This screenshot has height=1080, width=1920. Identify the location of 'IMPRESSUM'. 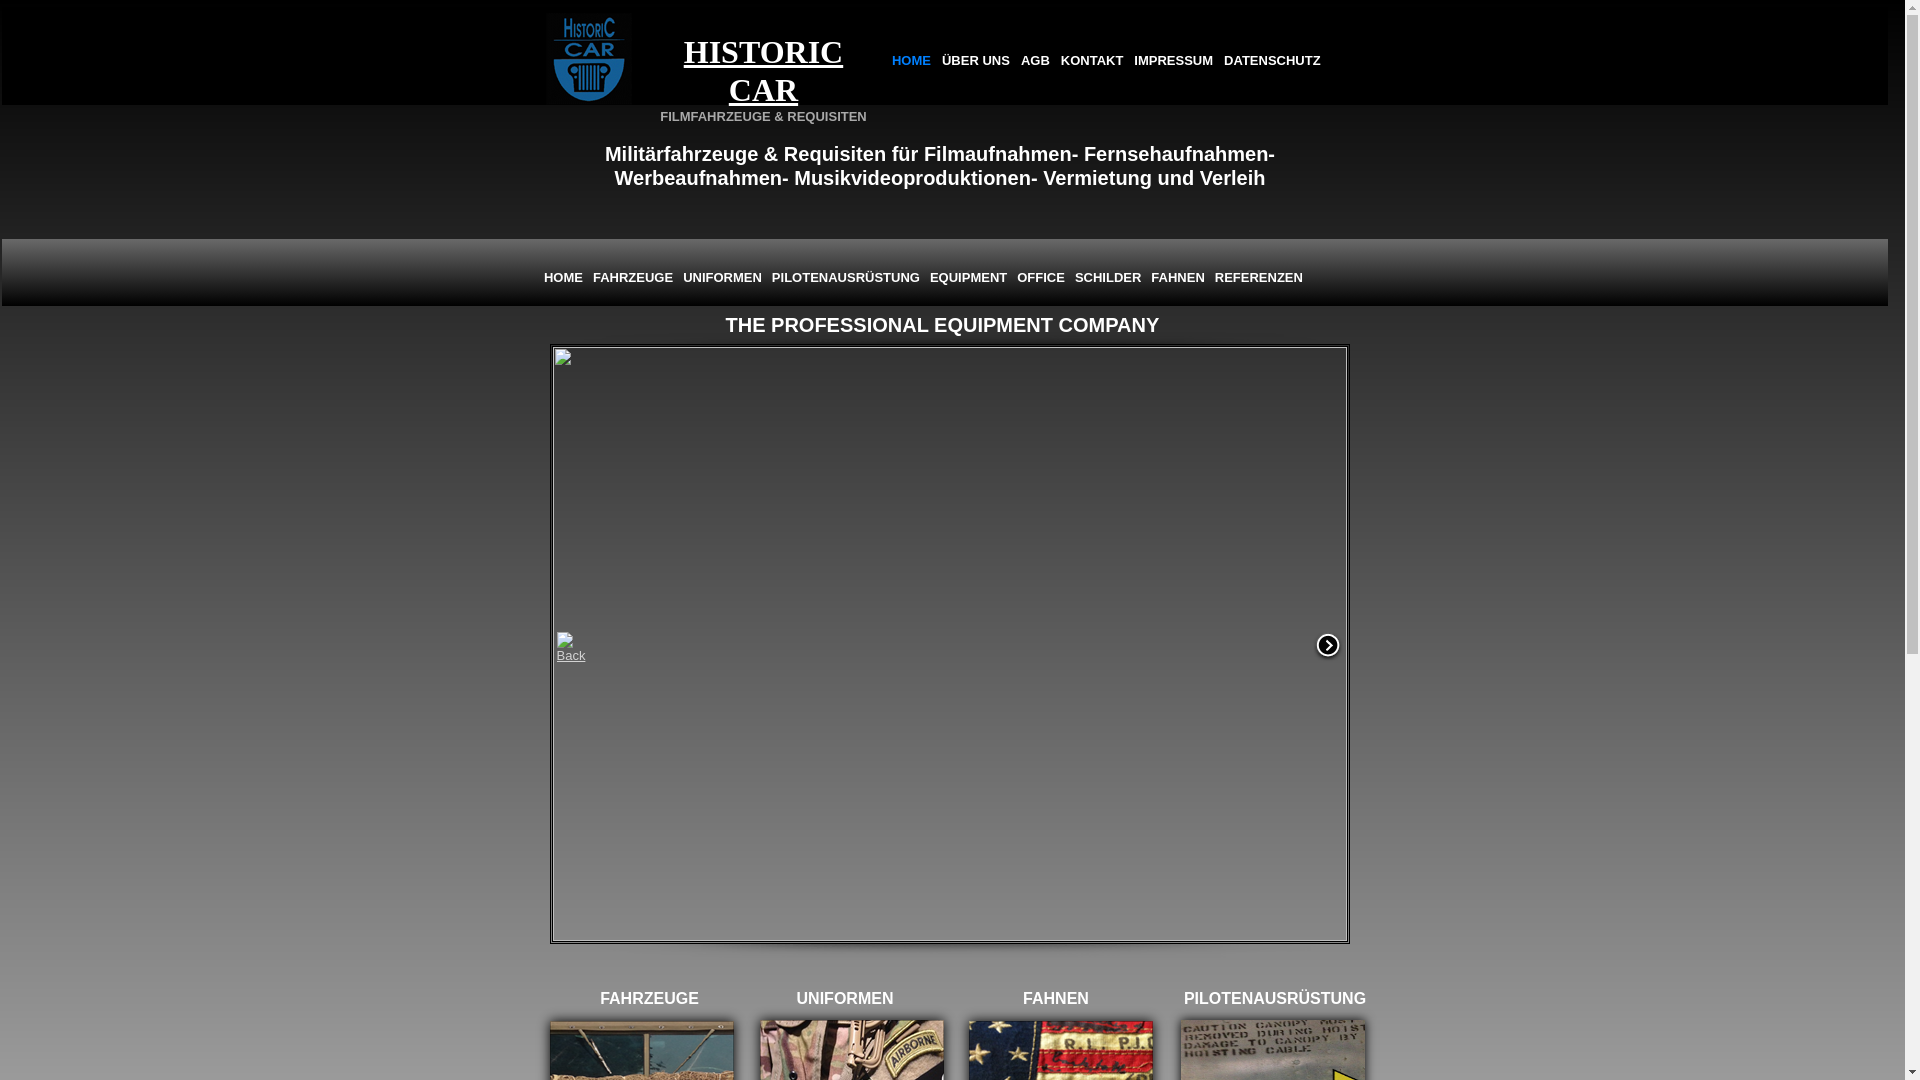
(1173, 60).